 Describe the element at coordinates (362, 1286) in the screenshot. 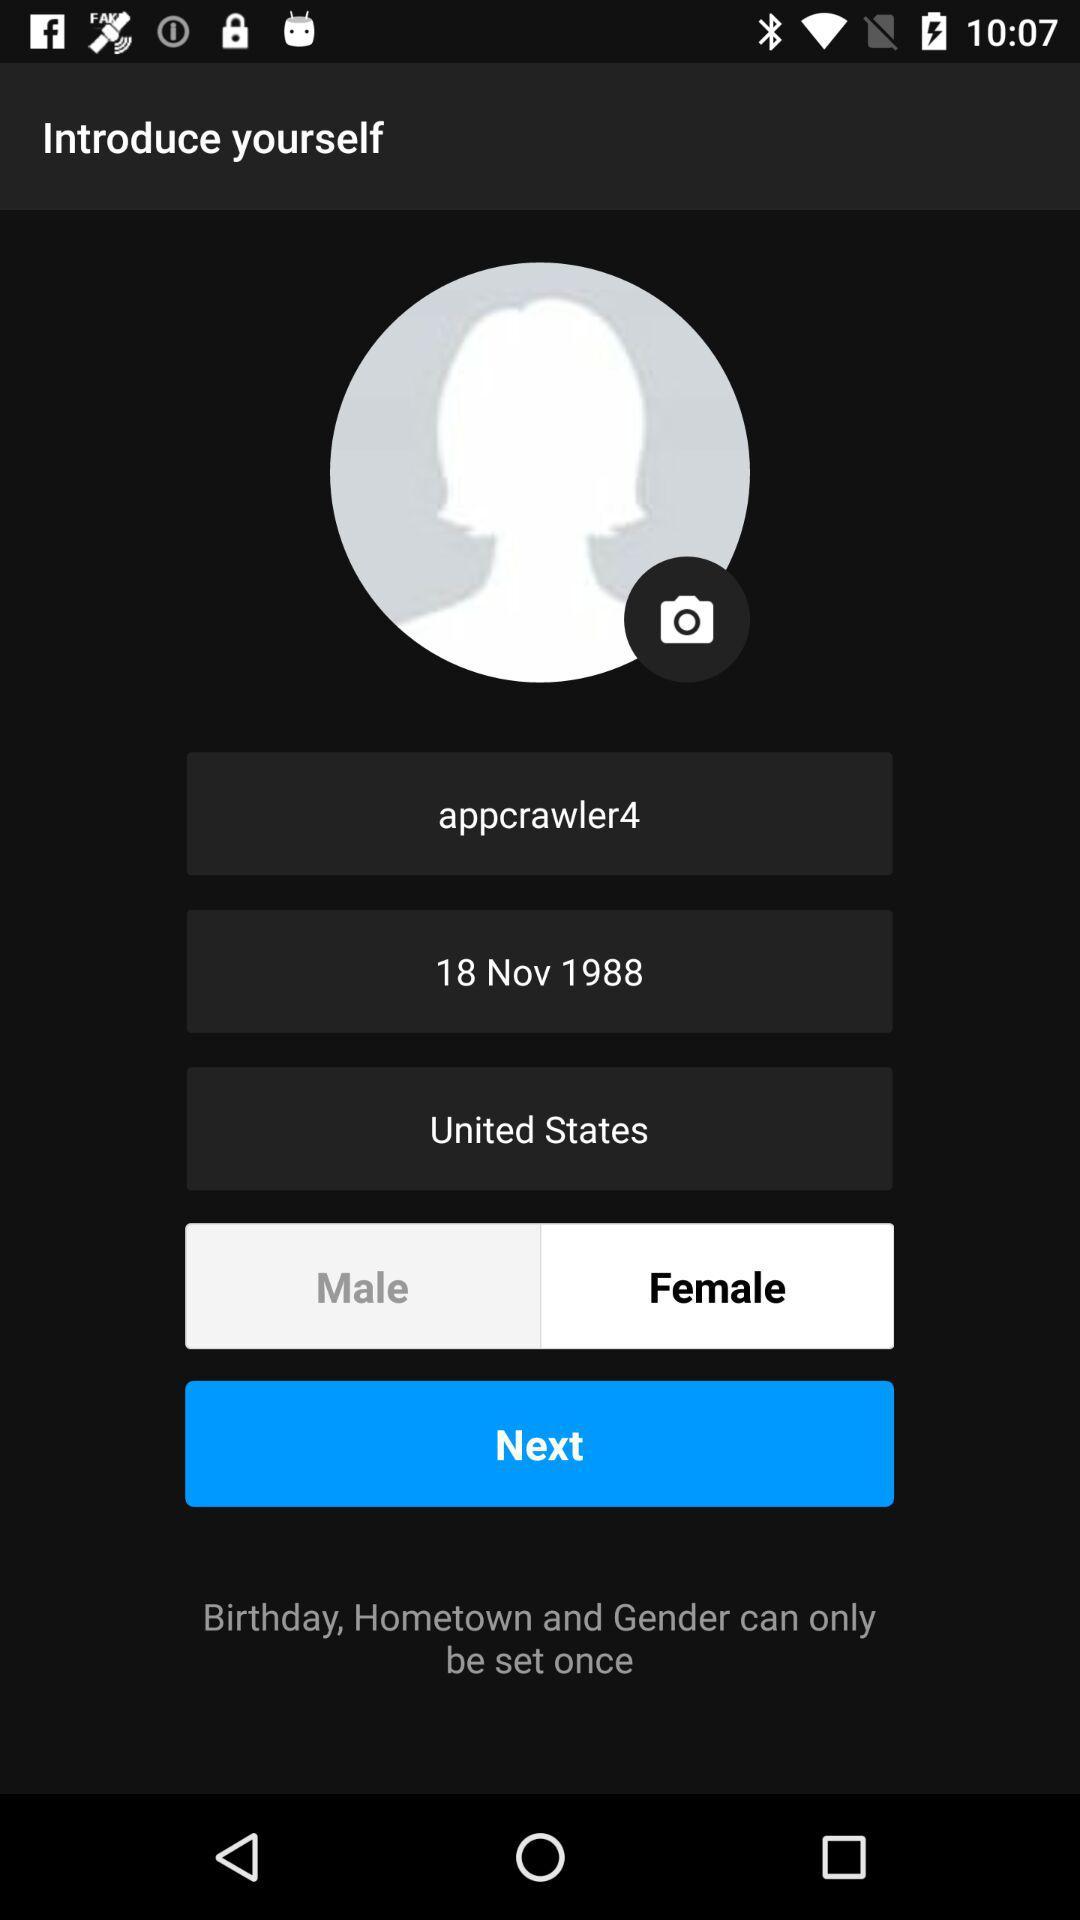

I see `icon next to the female` at that location.